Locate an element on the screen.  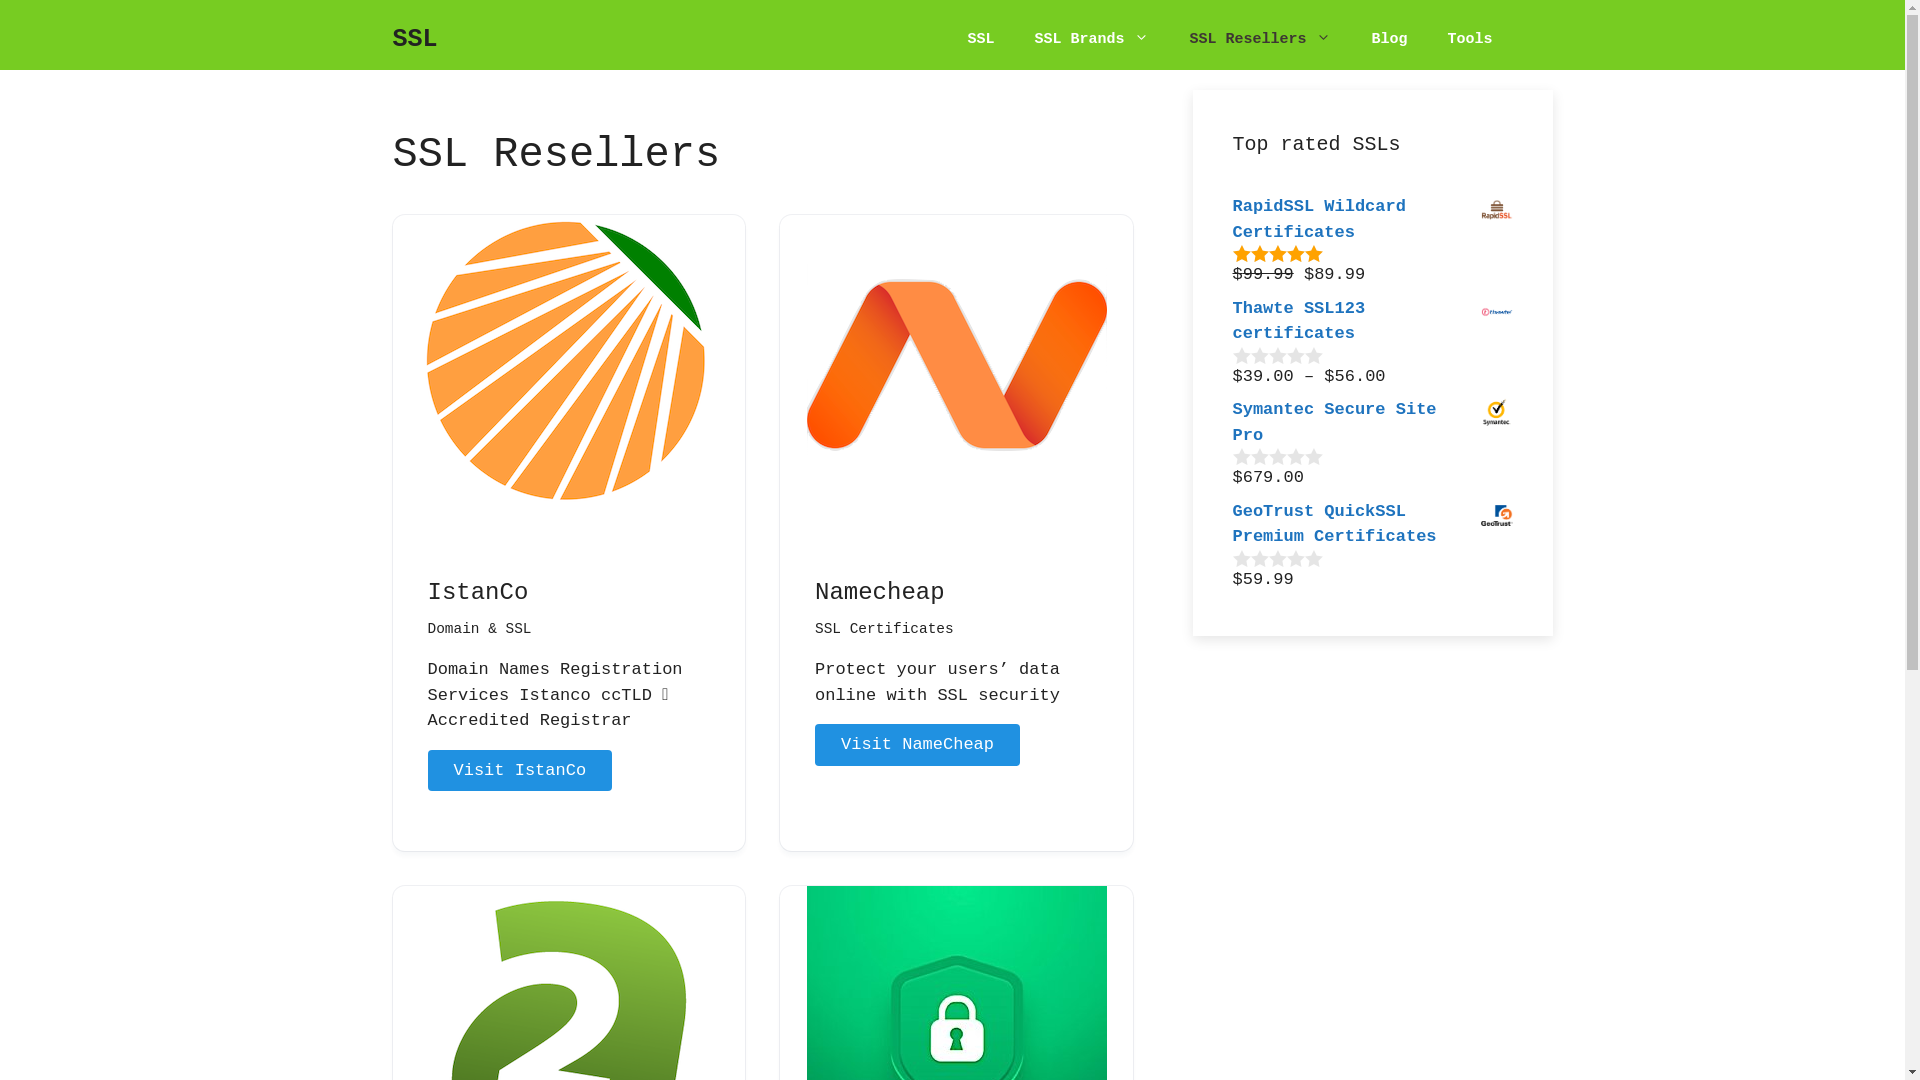
'Tools' is located at coordinates (1469, 39).